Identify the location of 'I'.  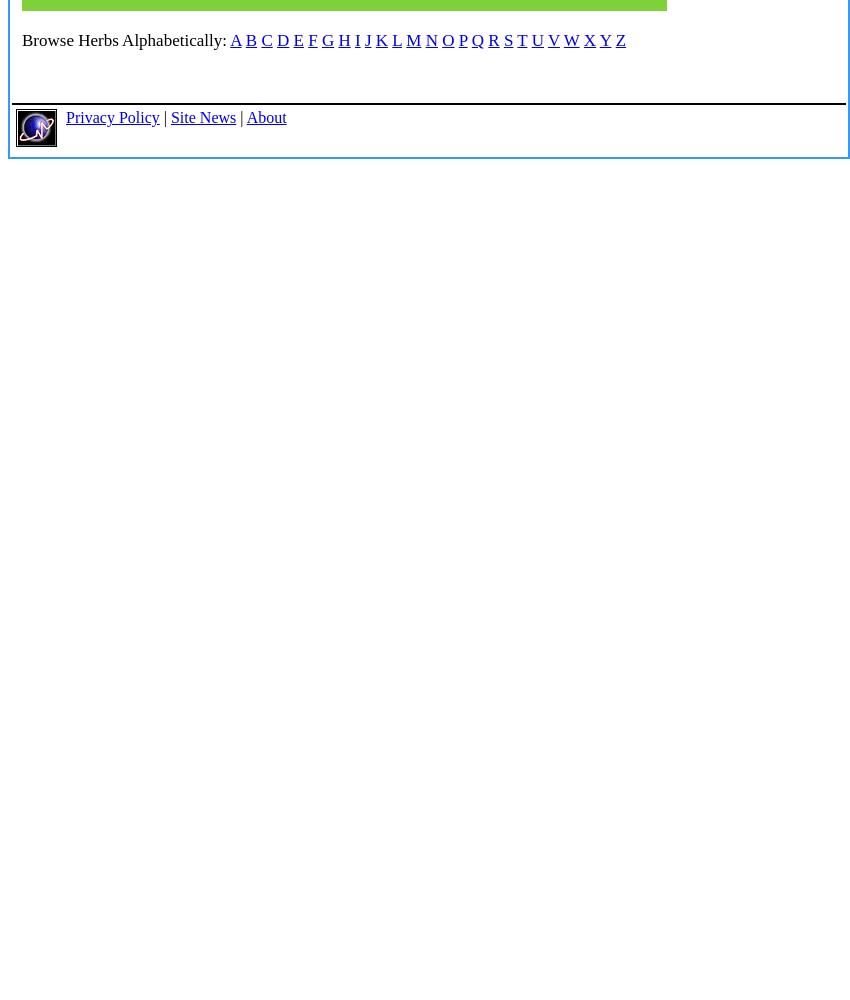
(356, 40).